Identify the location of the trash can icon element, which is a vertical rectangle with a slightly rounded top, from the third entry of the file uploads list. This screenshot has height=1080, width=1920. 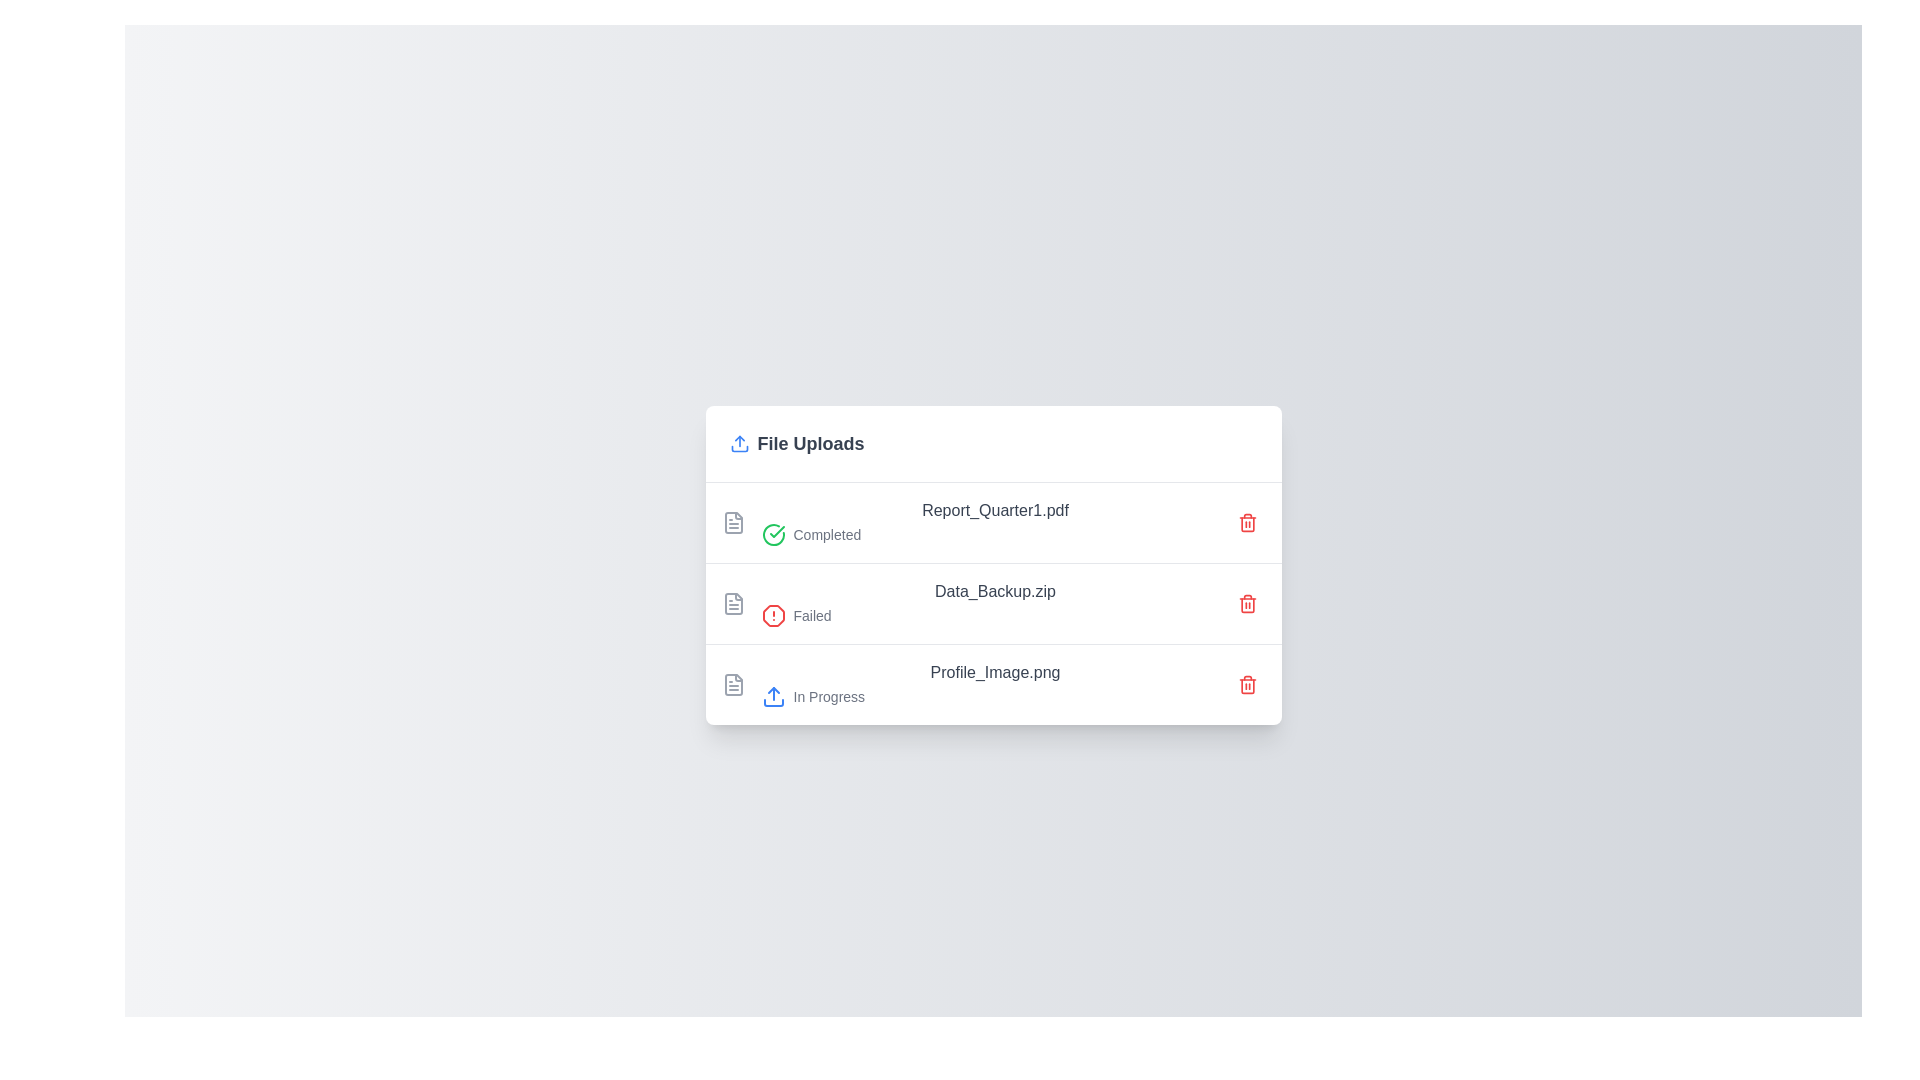
(1246, 604).